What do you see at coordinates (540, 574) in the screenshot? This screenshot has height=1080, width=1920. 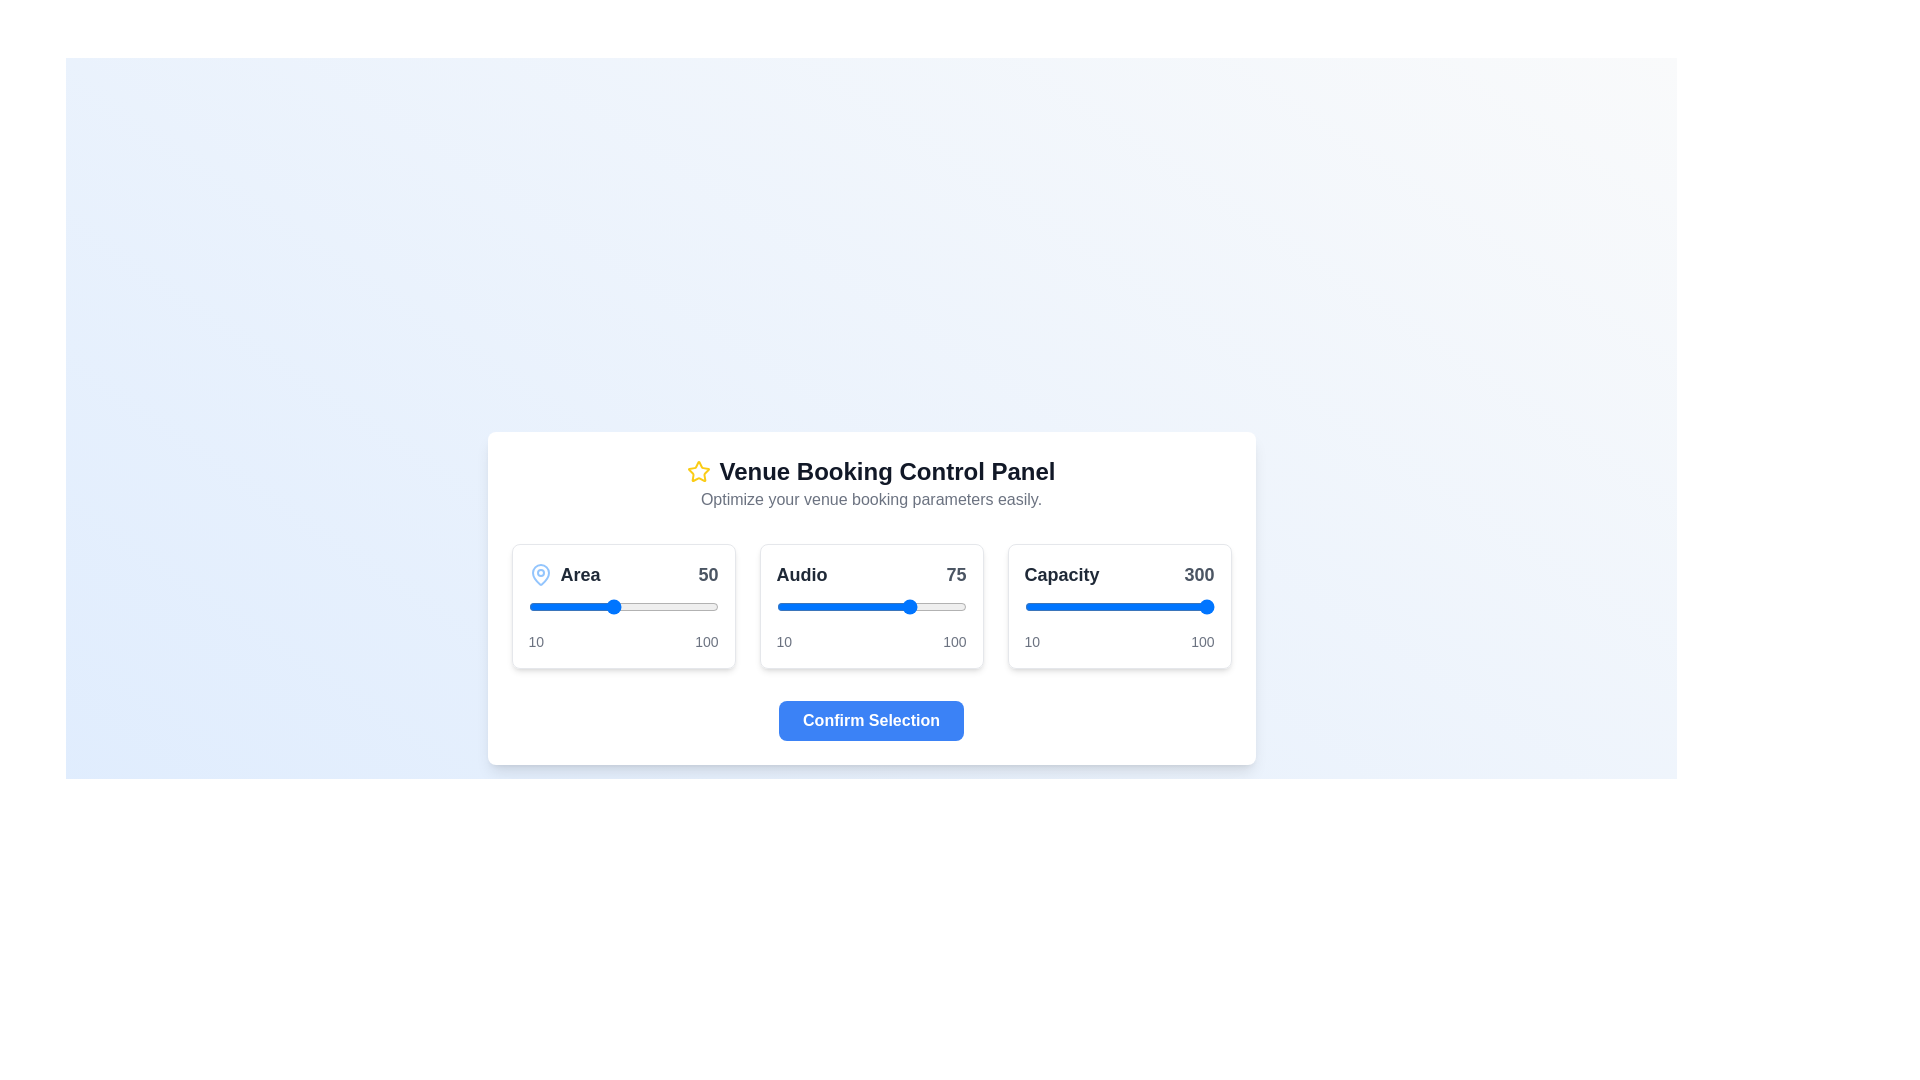 I see `the blue map pin icon located next to the 'Area' label in the top-left corner of the card` at bounding box center [540, 574].